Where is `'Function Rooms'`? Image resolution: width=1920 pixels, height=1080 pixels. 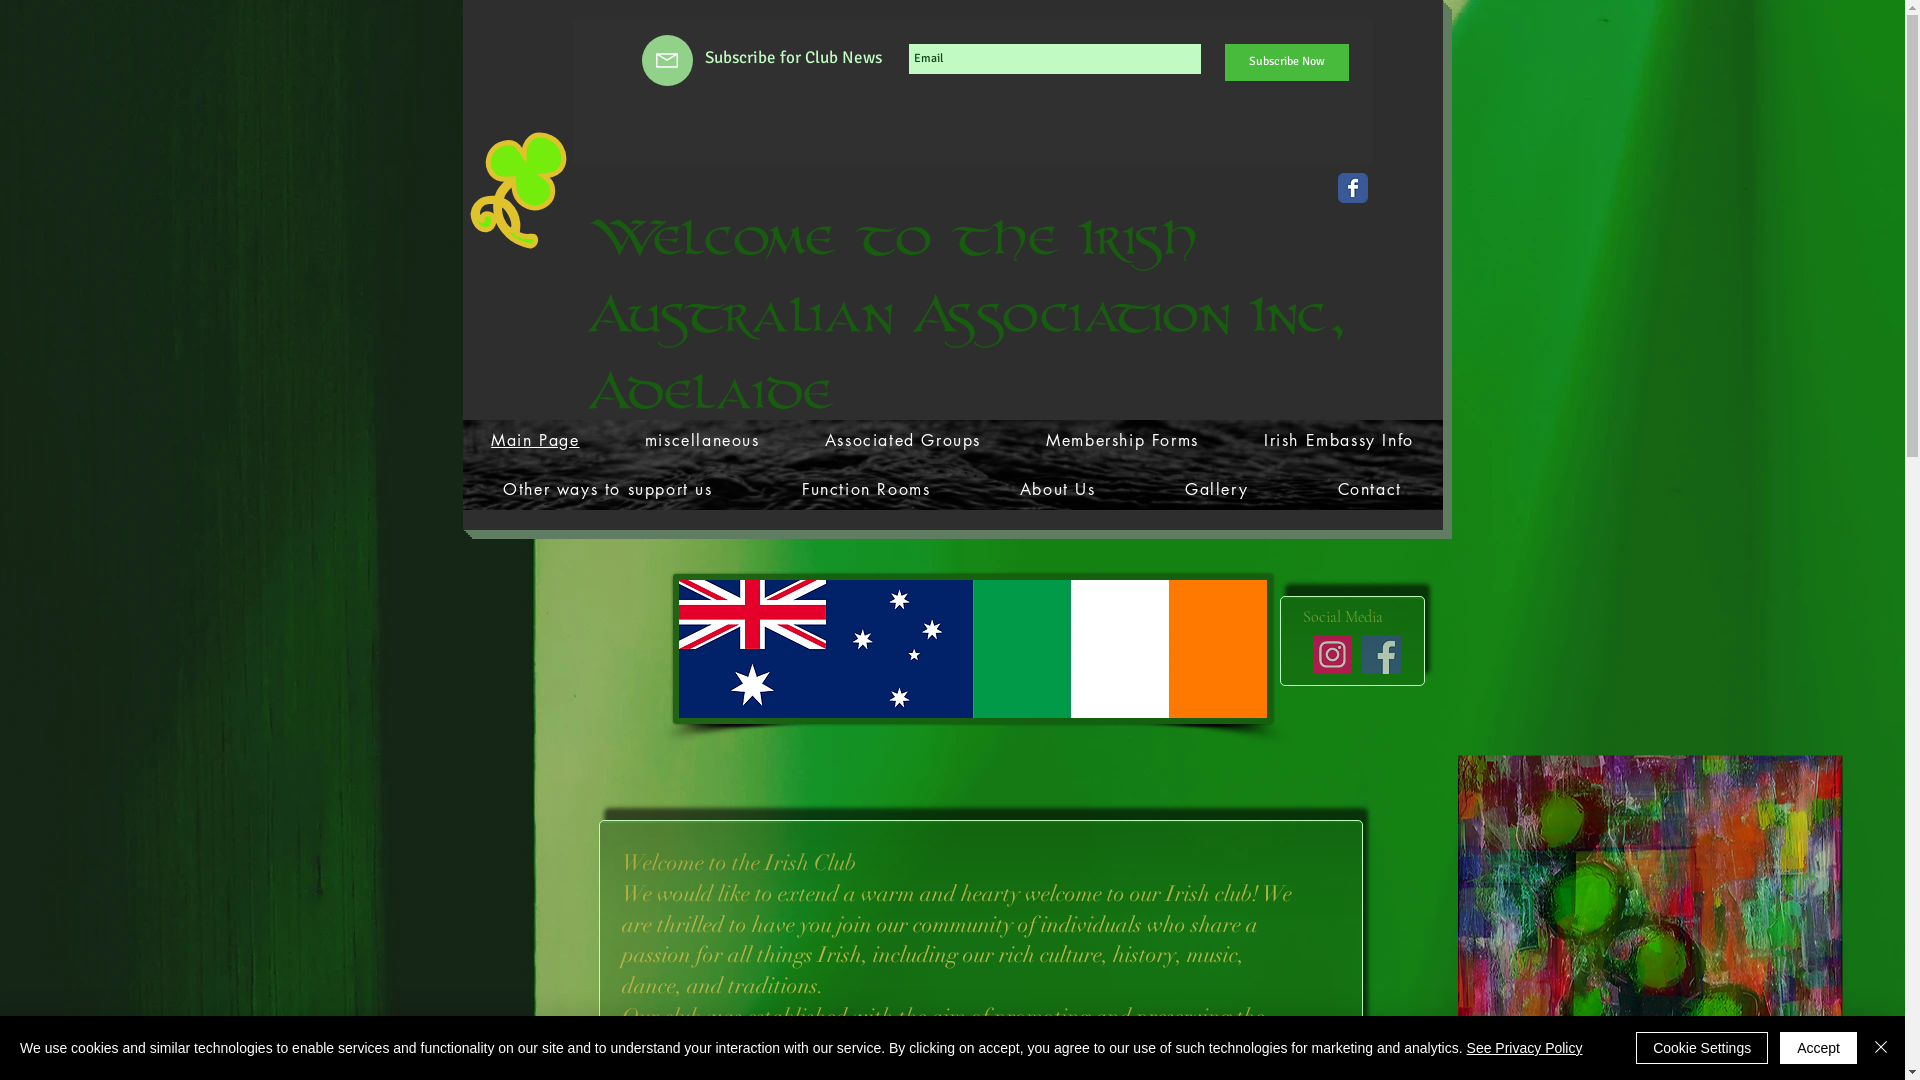
'Function Rooms' is located at coordinates (865, 489).